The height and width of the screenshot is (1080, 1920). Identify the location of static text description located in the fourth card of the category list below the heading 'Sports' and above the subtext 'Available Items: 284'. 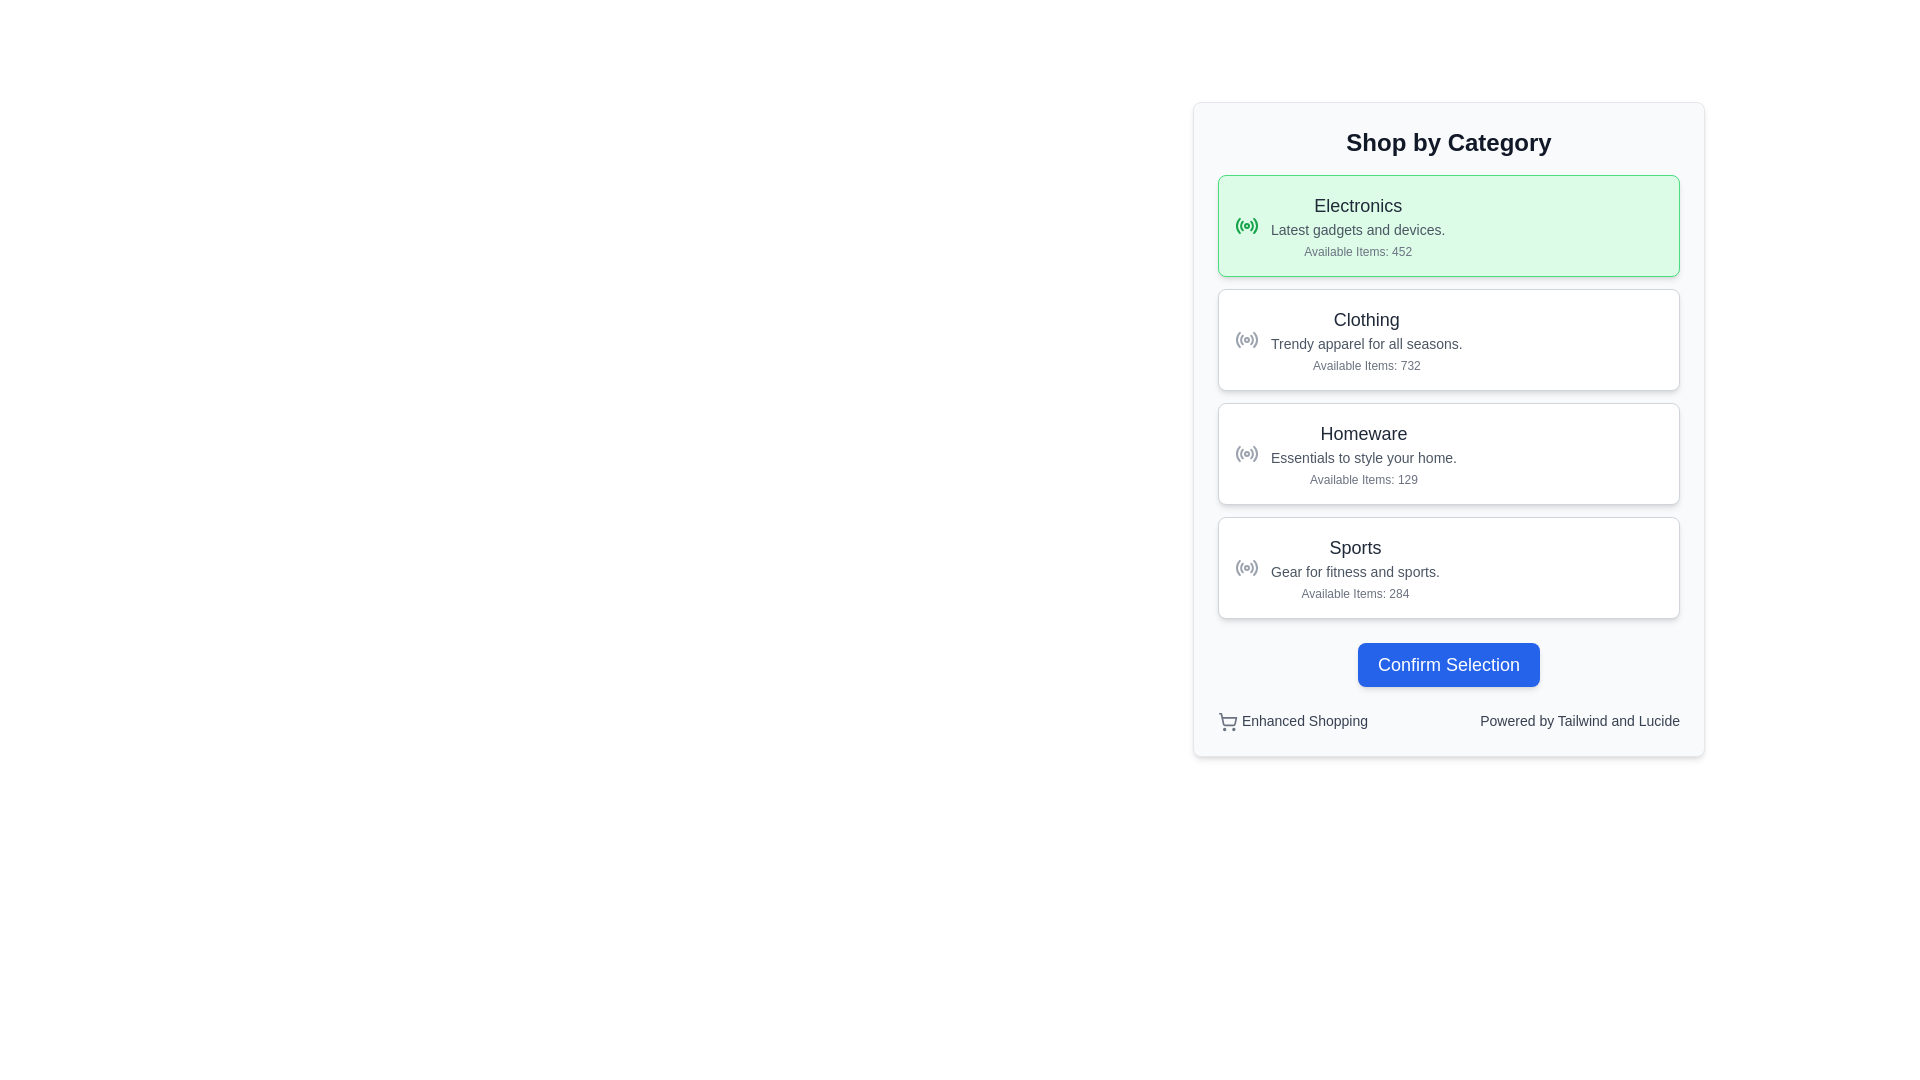
(1355, 571).